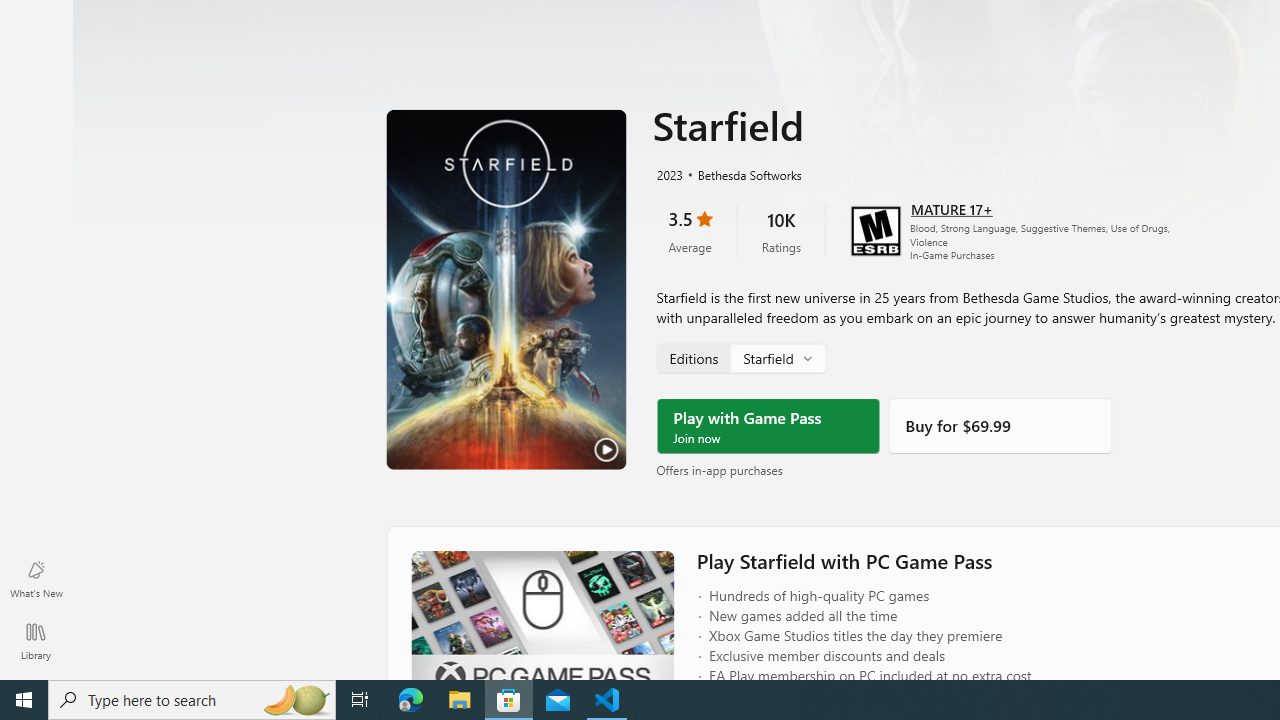 The height and width of the screenshot is (720, 1280). Describe the element at coordinates (35, 640) in the screenshot. I see `'Library'` at that location.